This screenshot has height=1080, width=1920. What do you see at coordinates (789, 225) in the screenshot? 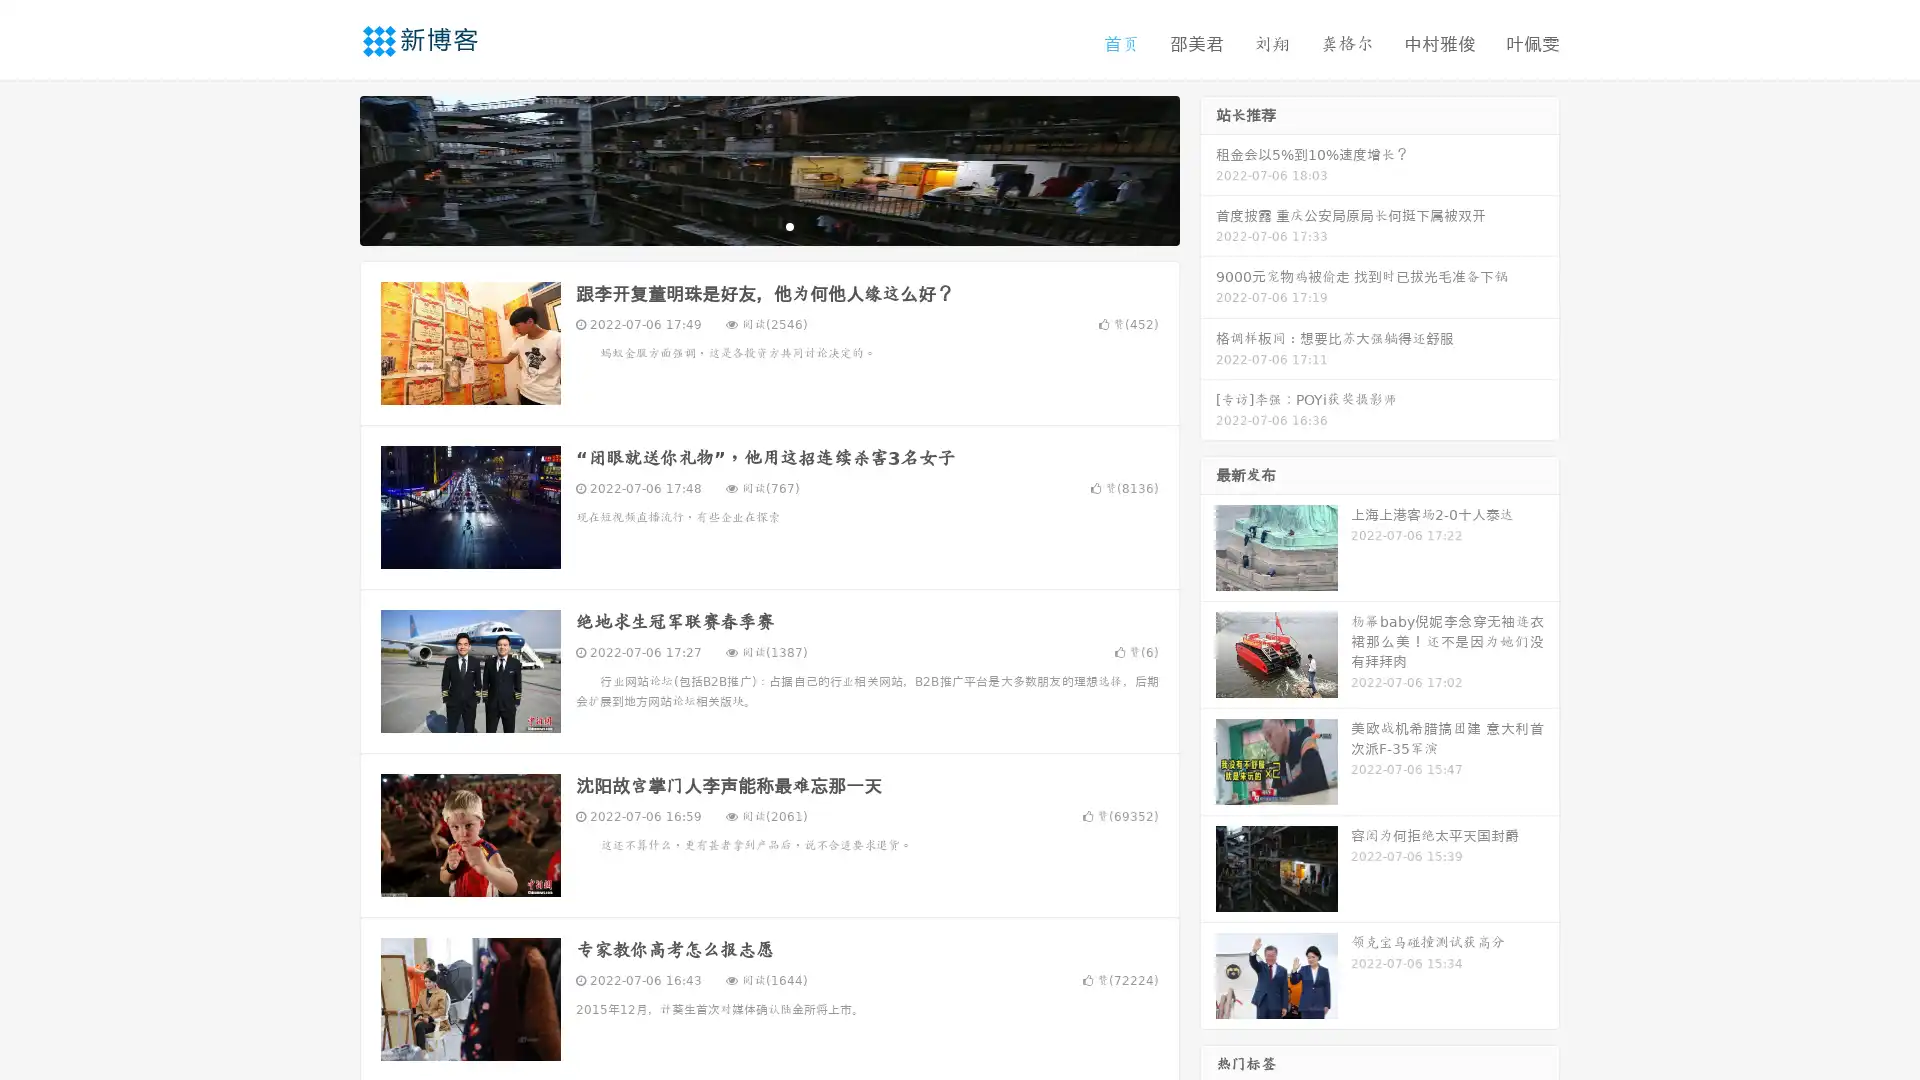
I see `Go to slide 3` at bounding box center [789, 225].